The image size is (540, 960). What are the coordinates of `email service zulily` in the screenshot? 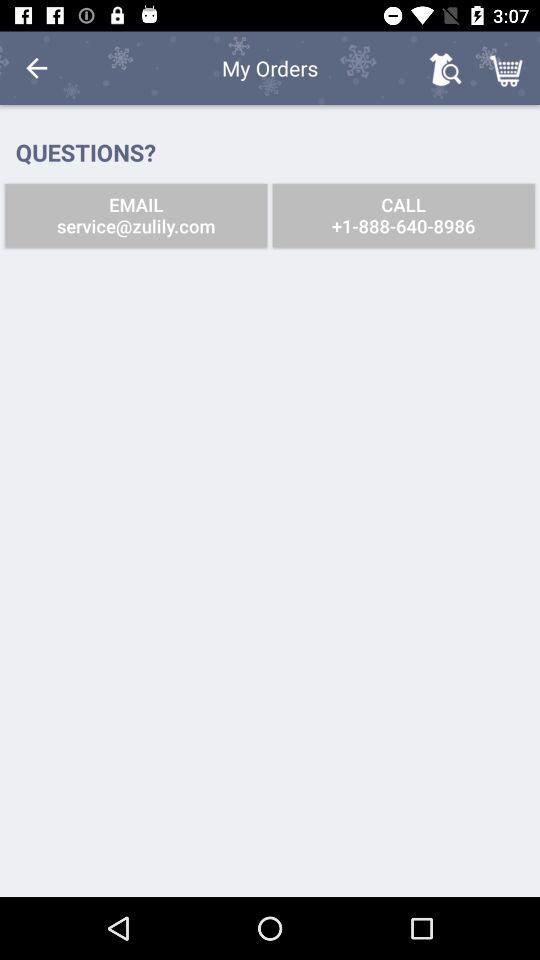 It's located at (135, 215).